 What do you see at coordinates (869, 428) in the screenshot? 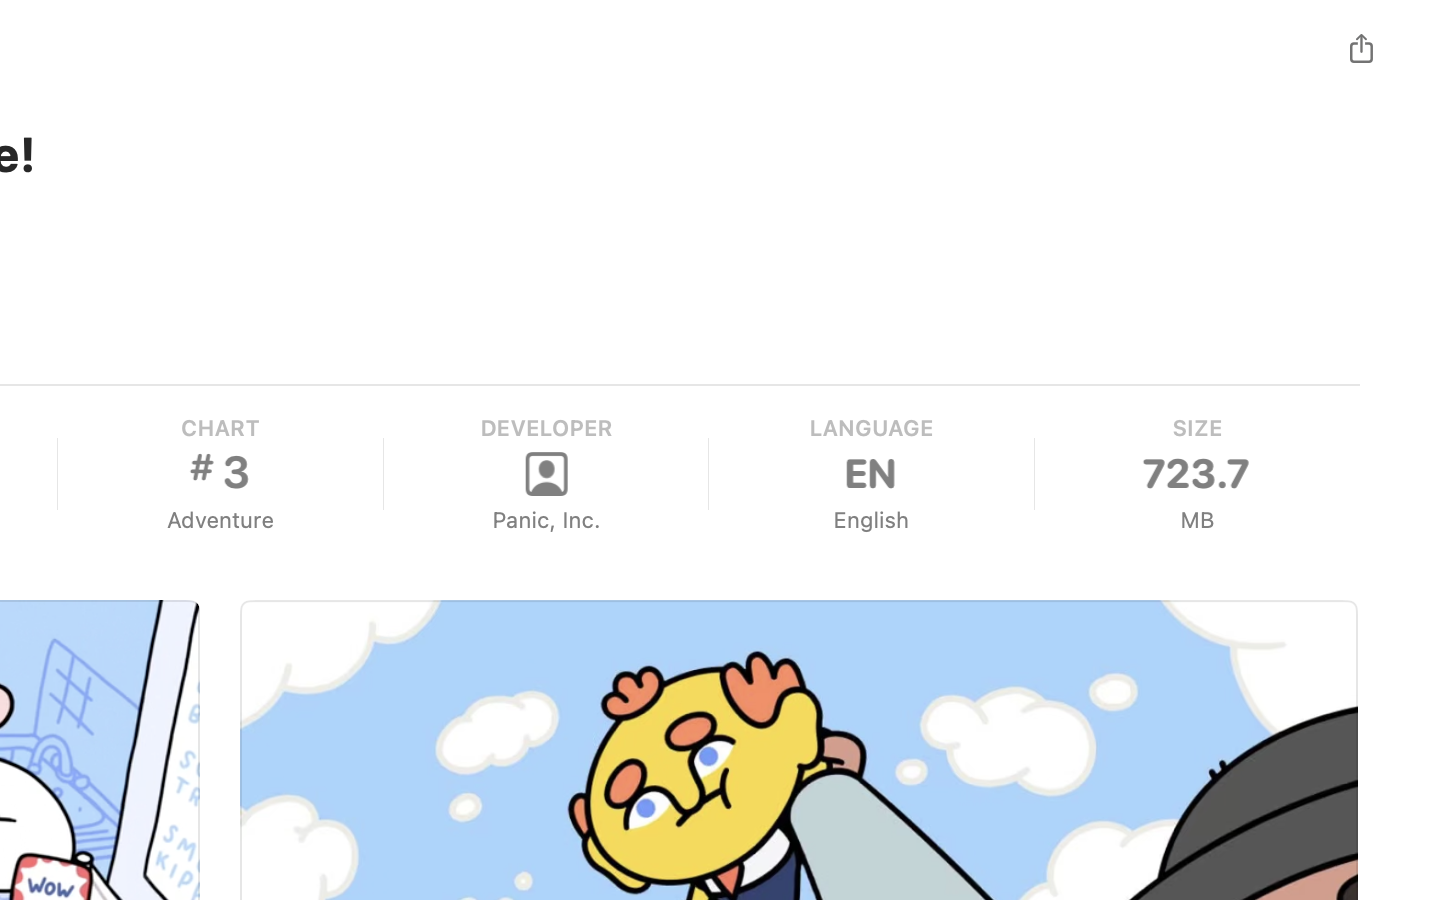
I see `'LANGUAGE'` at bounding box center [869, 428].